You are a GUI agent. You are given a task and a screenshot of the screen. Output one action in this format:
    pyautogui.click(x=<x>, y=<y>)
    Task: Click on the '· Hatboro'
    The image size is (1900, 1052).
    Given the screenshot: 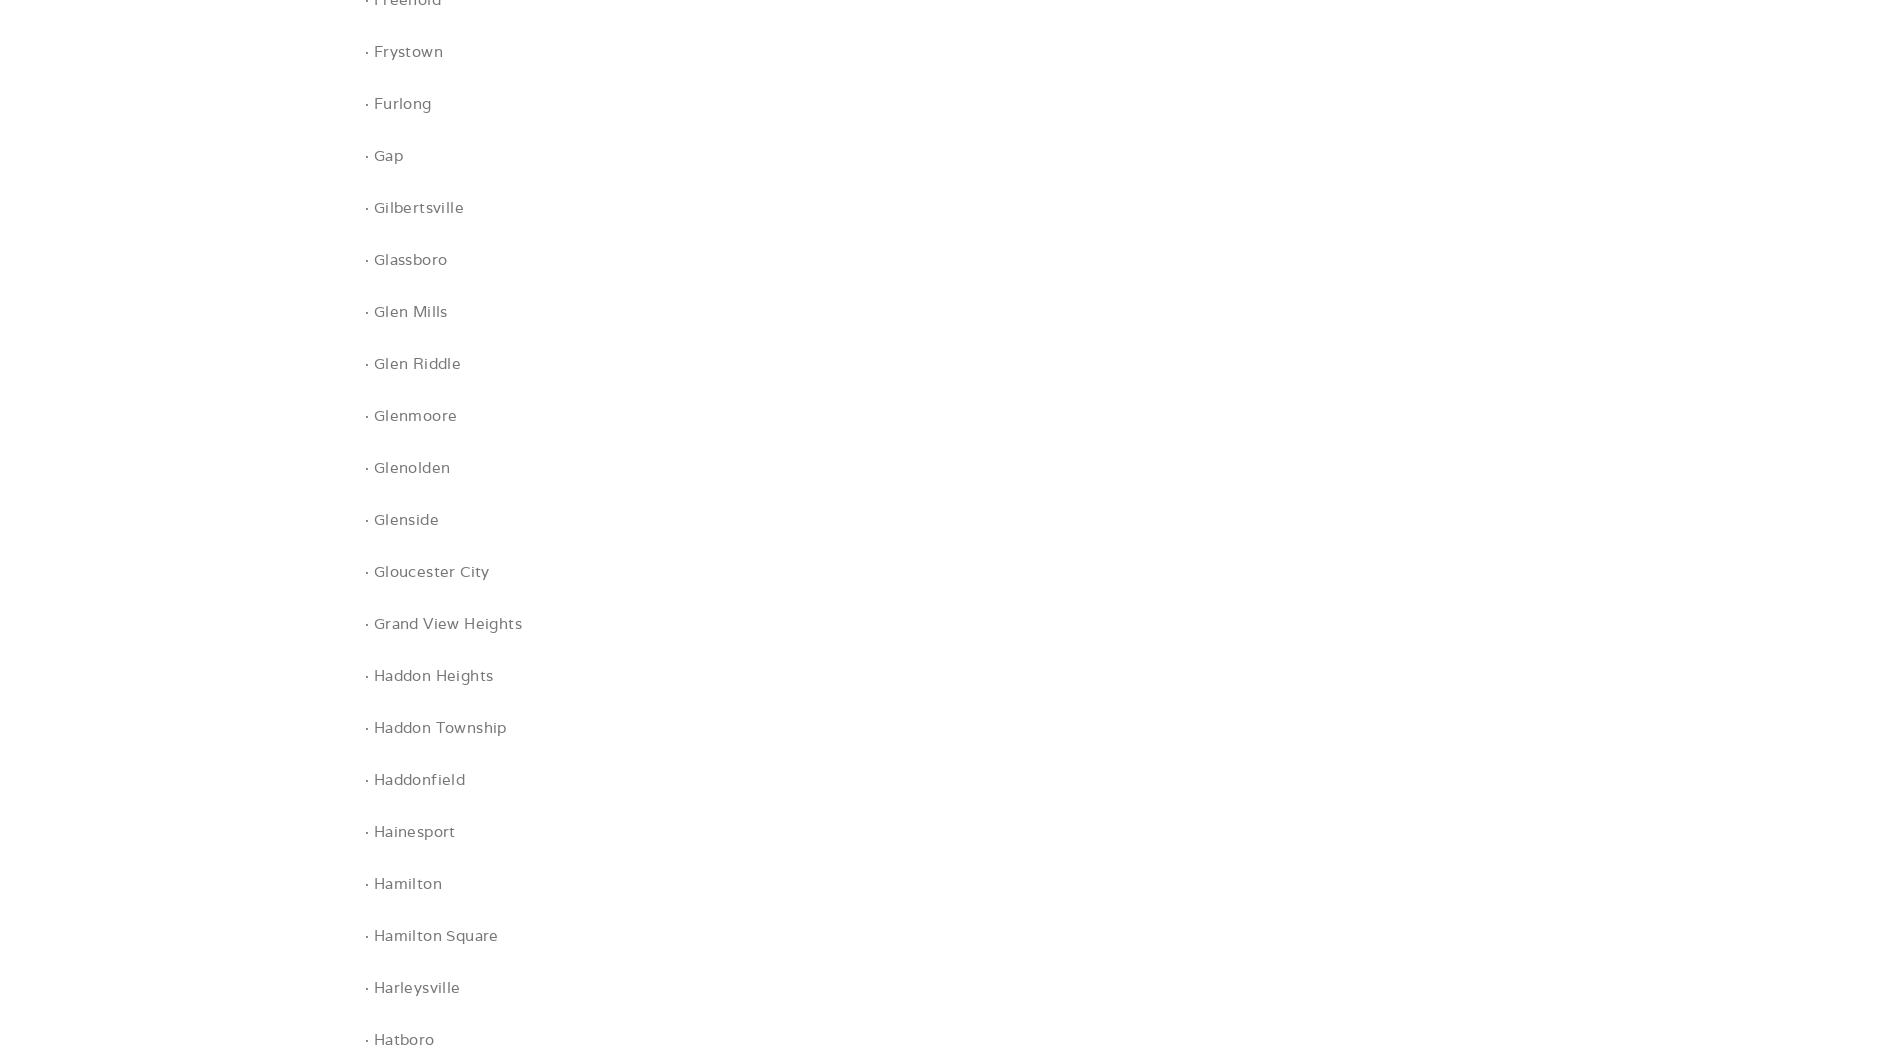 What is the action you would take?
    pyautogui.click(x=398, y=1038)
    